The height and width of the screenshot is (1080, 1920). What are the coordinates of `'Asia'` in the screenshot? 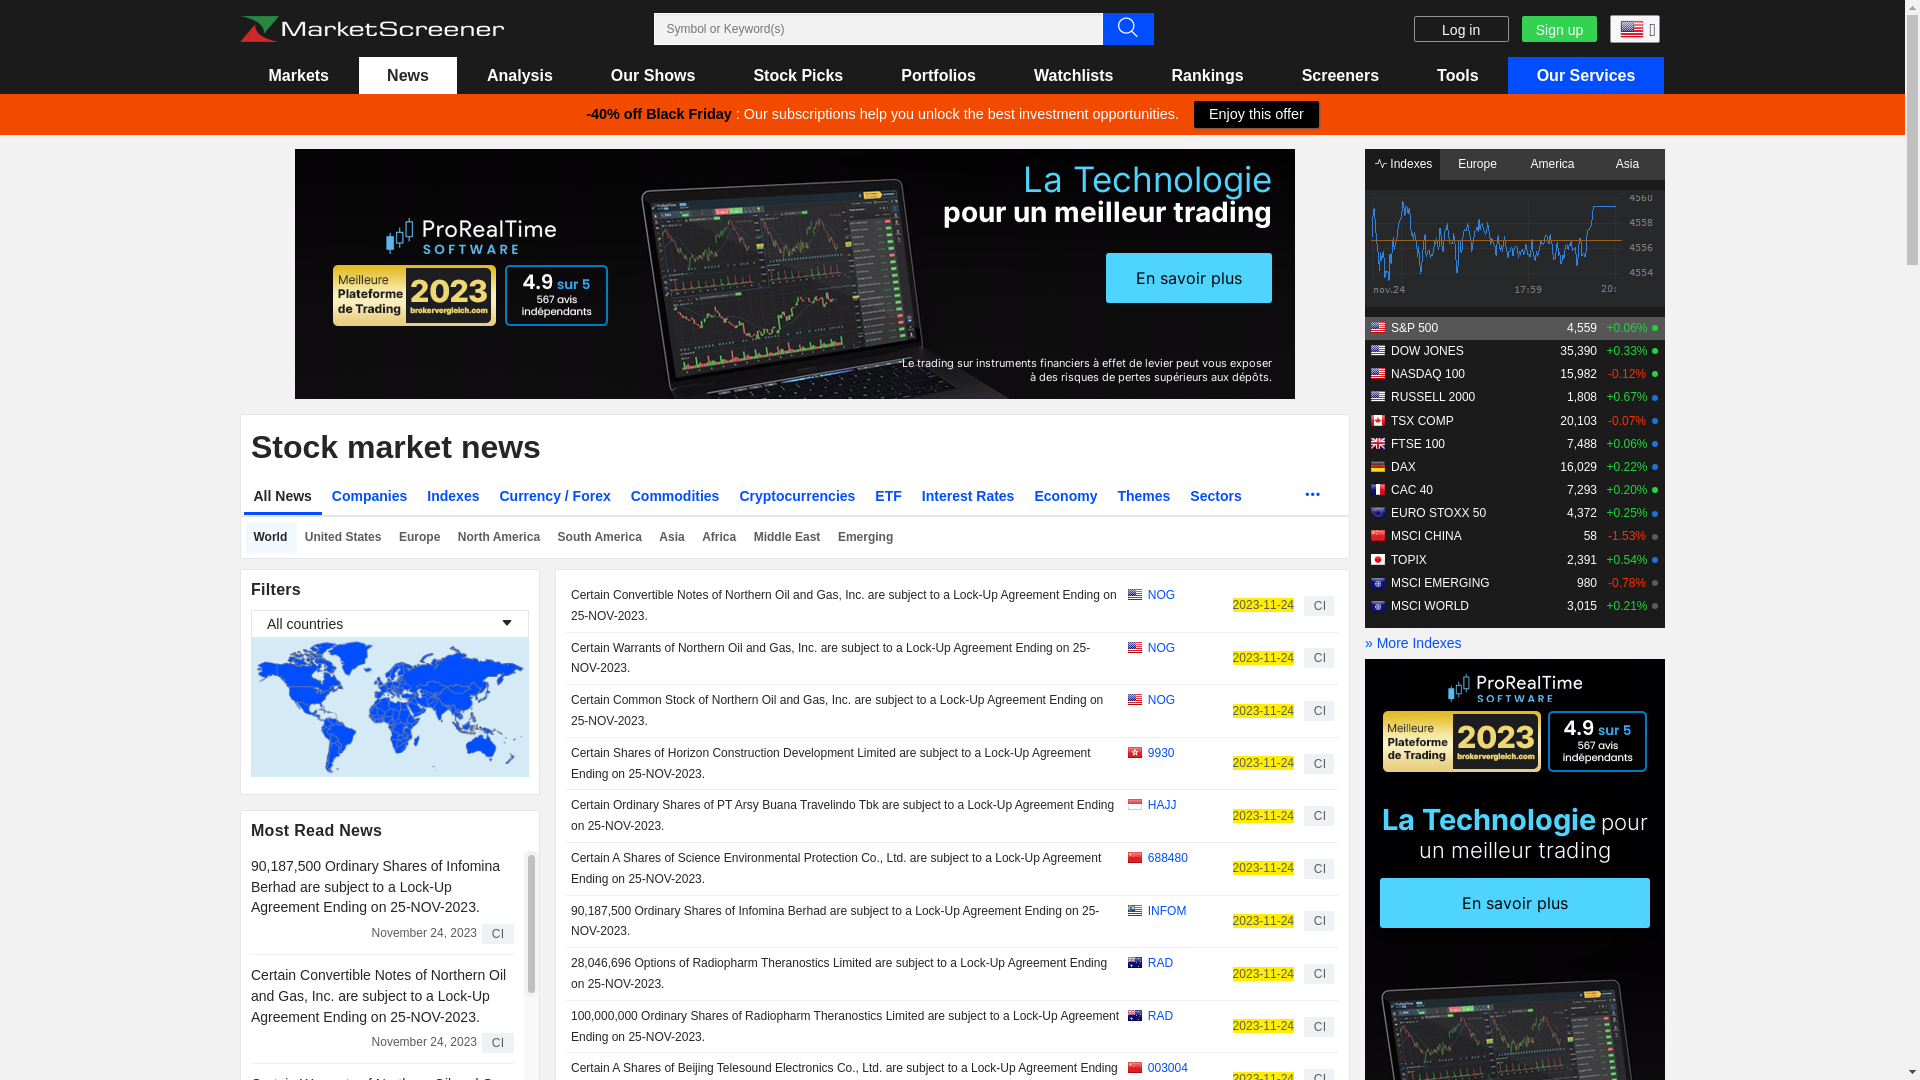 It's located at (673, 536).